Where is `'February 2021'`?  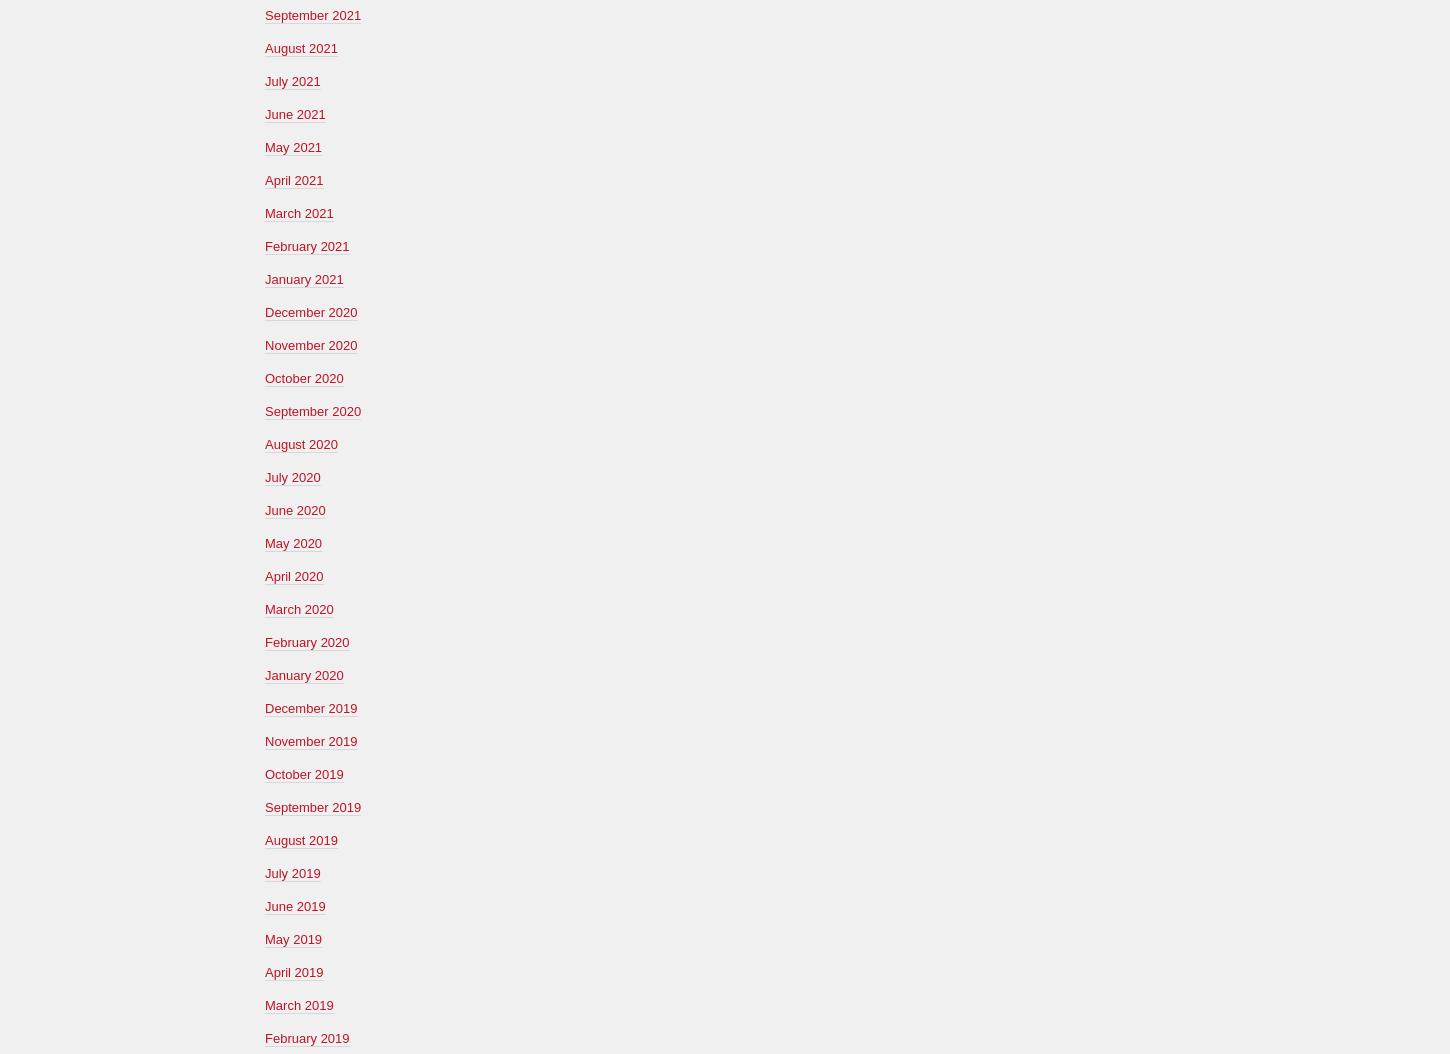 'February 2021' is located at coordinates (306, 245).